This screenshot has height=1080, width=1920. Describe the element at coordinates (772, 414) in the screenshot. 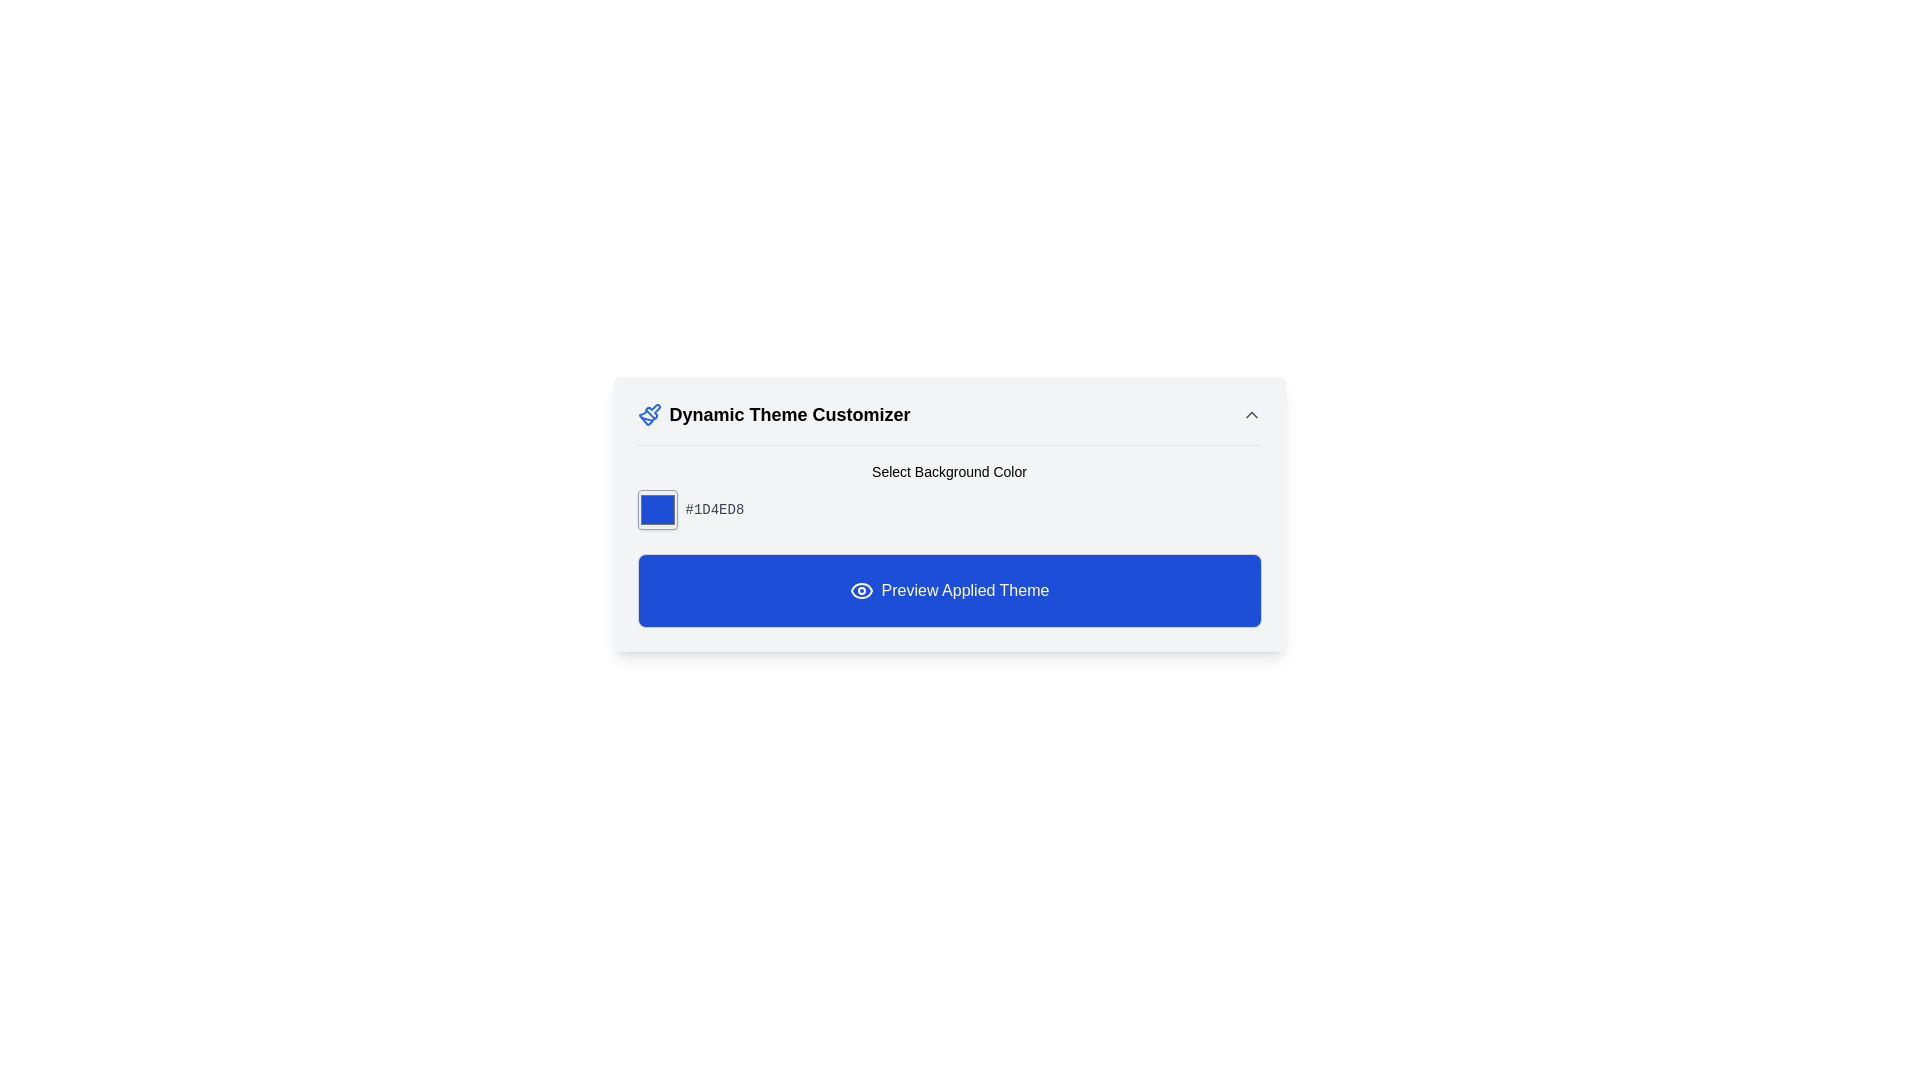

I see `text content of the Text label displaying 'Dynamic Theme Customizer' with a blue paintbrush icon to the left` at that location.